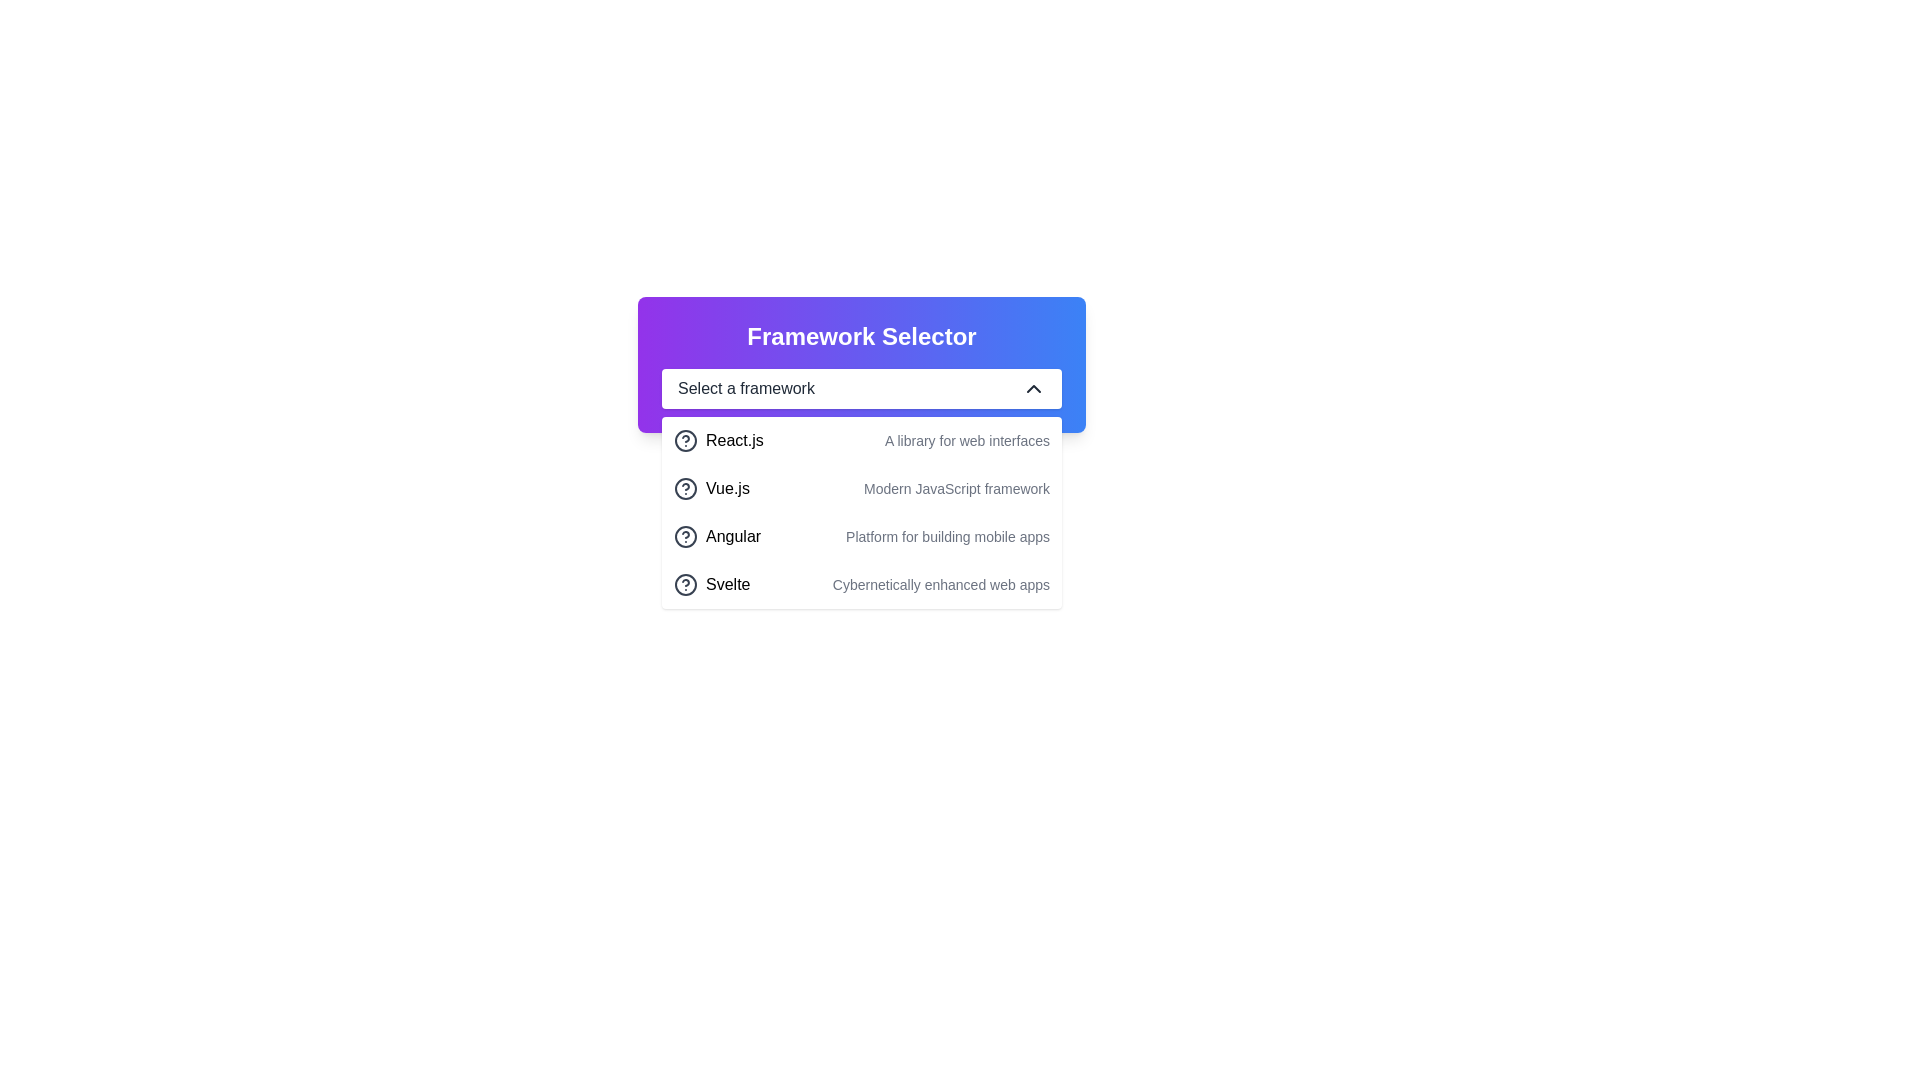 The height and width of the screenshot is (1080, 1920). I want to click on the question mark icon located to the left of the 'Angular' option in the dropdown list for help or additional information, so click(686, 535).